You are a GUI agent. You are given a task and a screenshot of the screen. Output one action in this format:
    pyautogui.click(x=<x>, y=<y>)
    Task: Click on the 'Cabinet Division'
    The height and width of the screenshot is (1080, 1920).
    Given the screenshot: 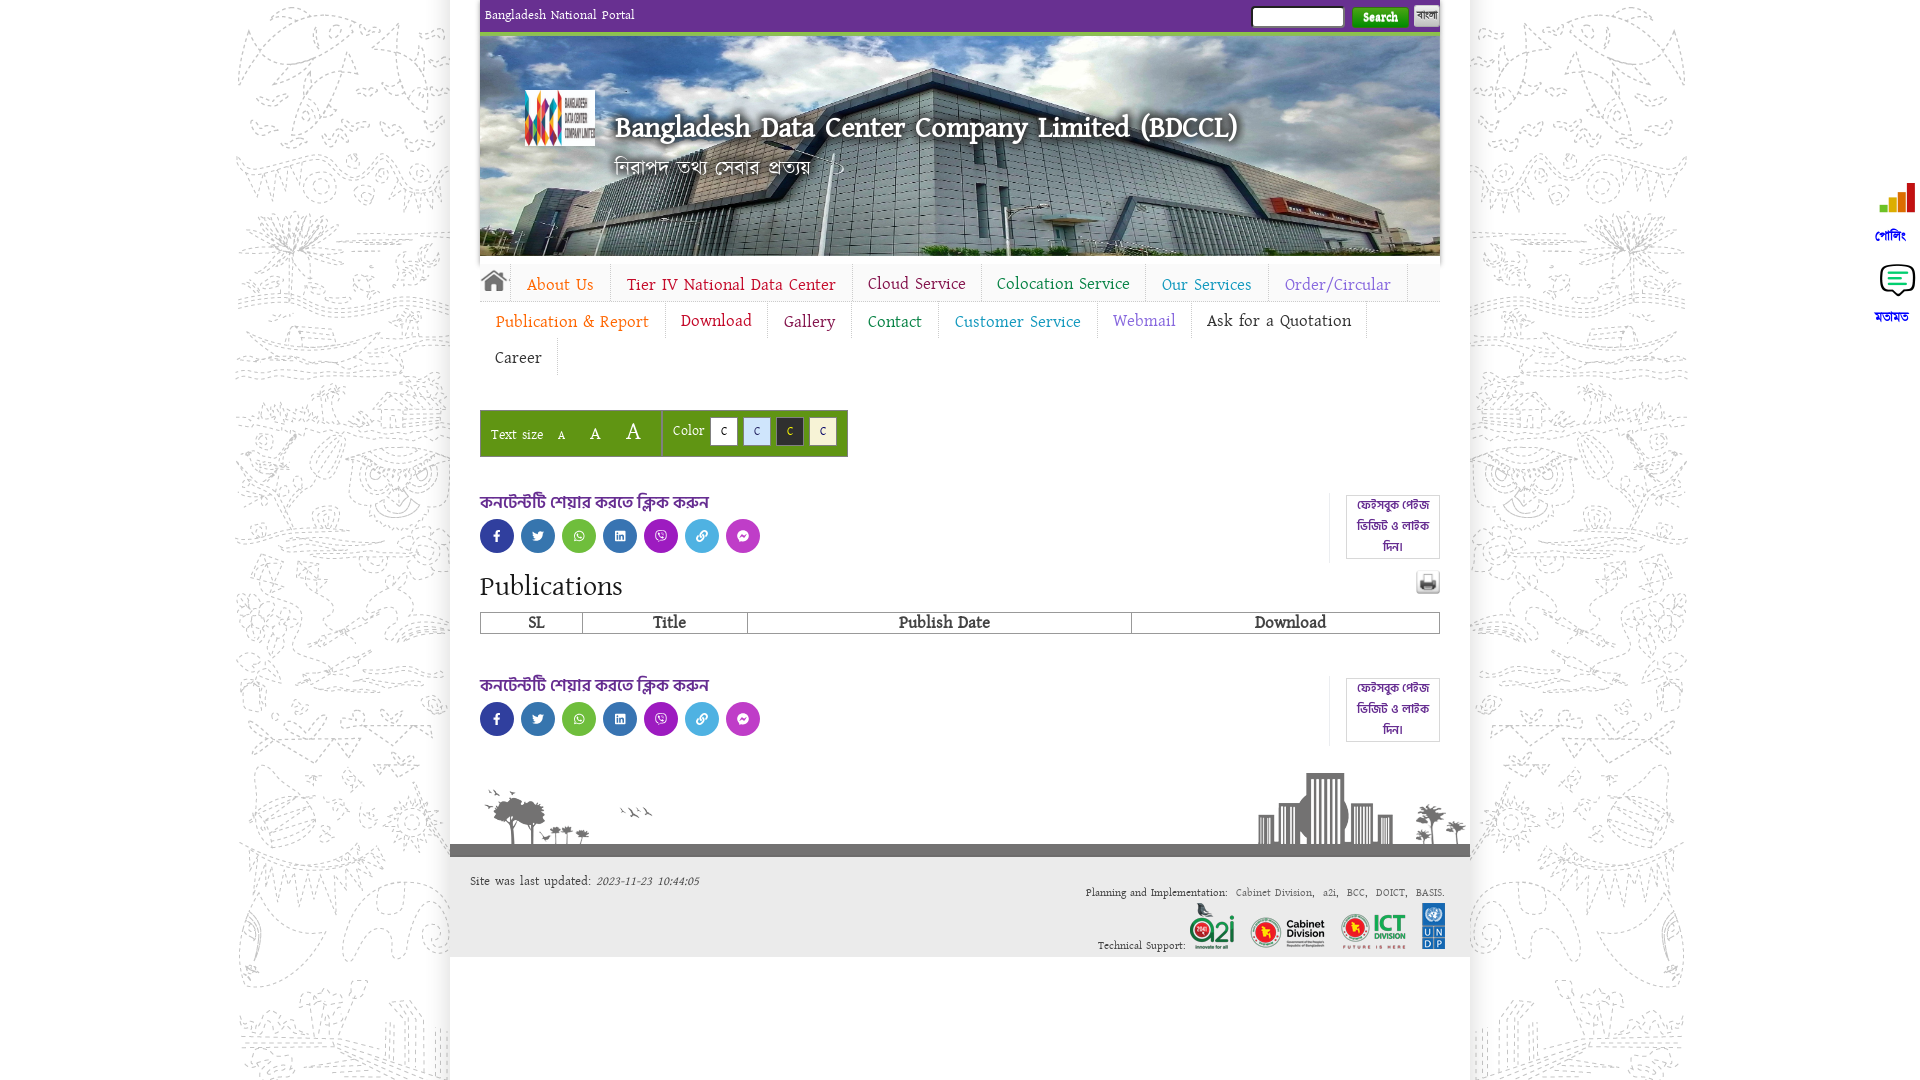 What is the action you would take?
    pyautogui.click(x=1272, y=891)
    